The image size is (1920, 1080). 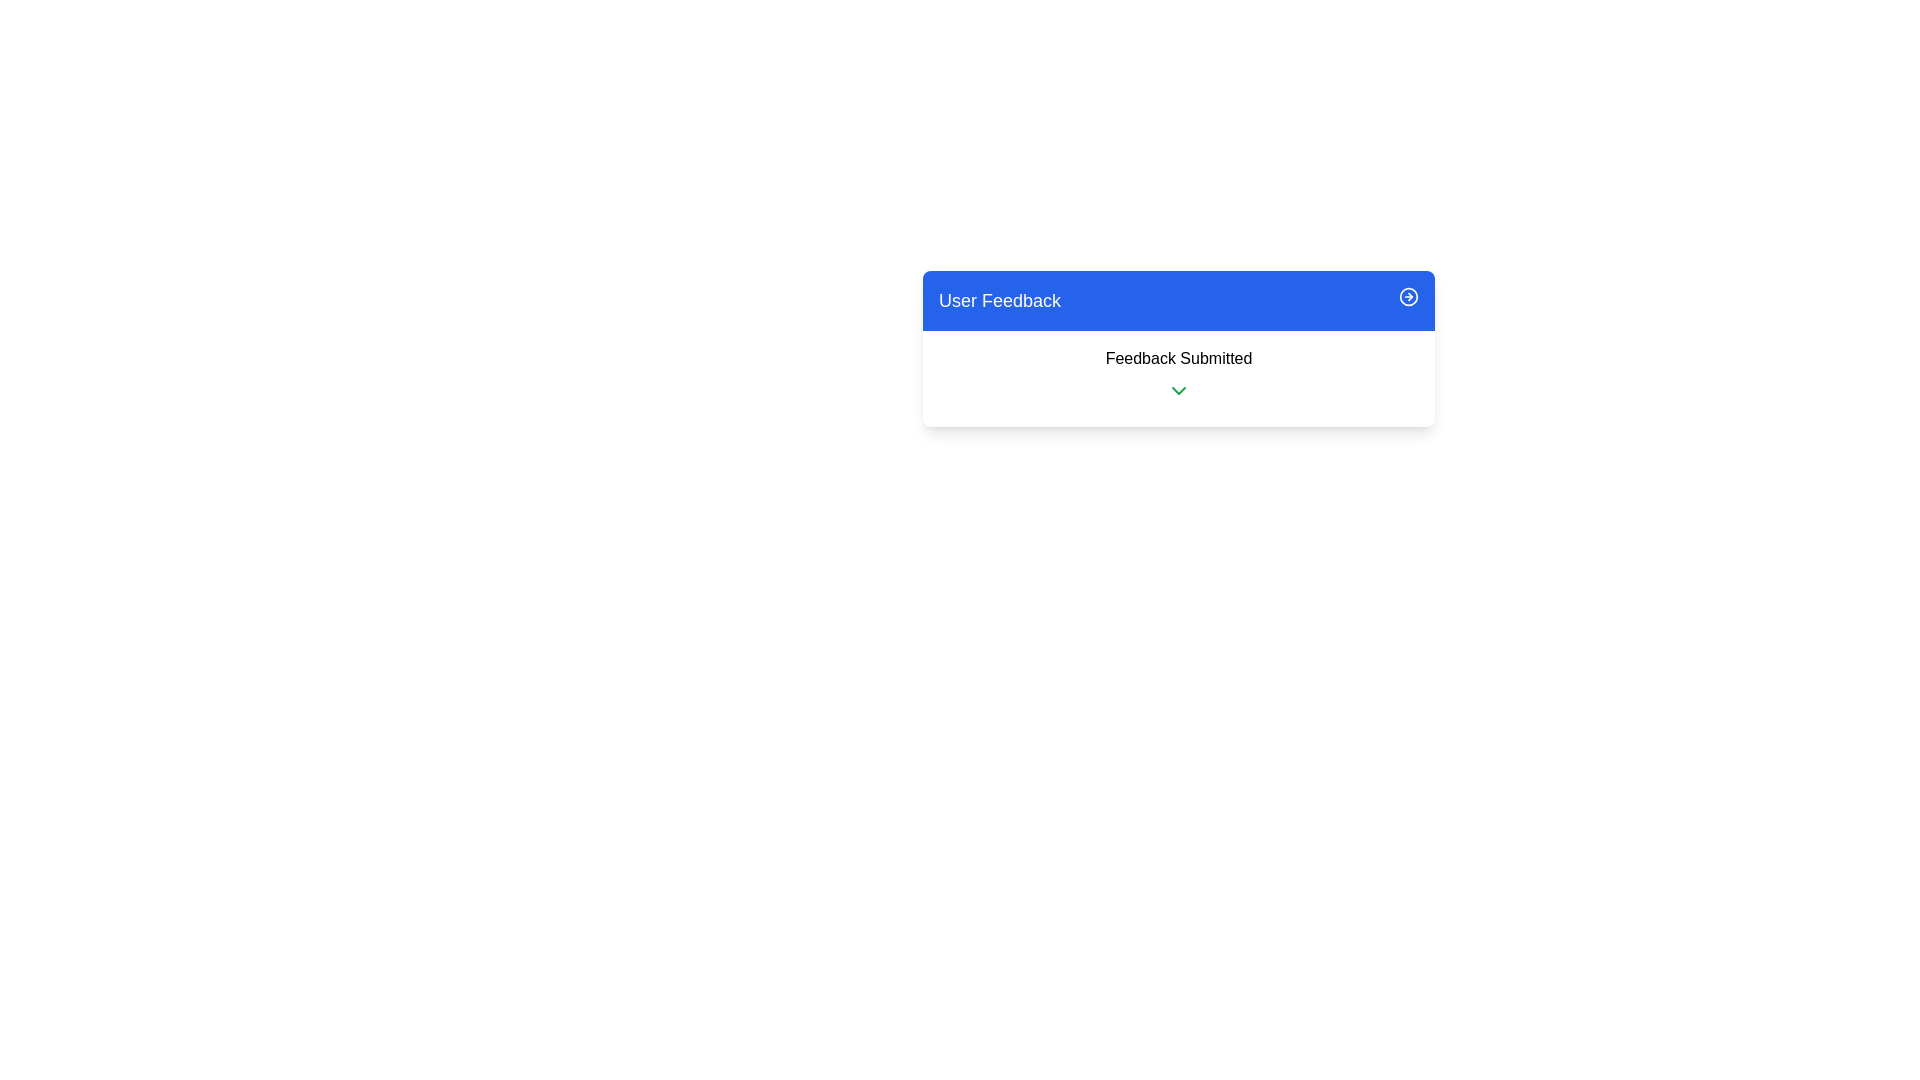 I want to click on the icon button located in the upper right corner of the 'User Feedback' blue header, so click(x=1408, y=297).